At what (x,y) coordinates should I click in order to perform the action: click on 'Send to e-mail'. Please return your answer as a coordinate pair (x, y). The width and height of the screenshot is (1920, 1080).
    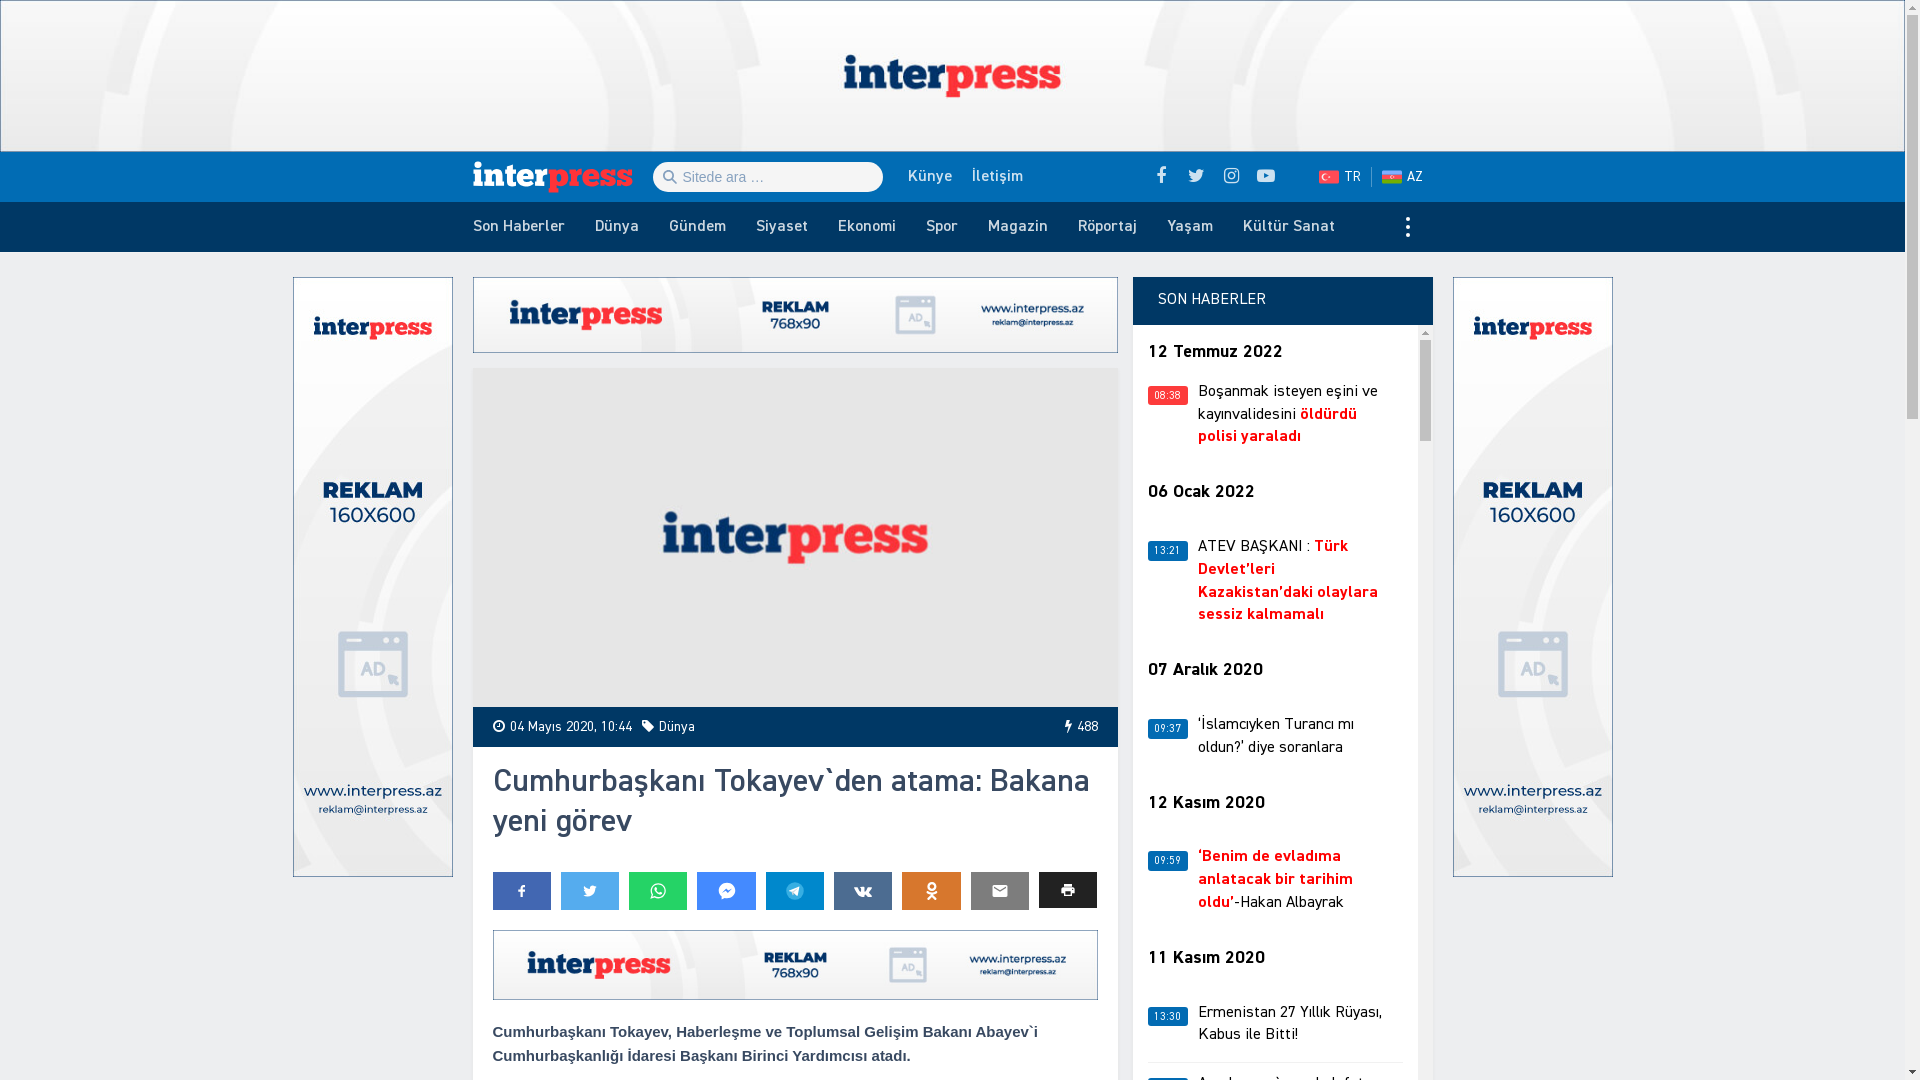
    Looking at the image, I should click on (999, 890).